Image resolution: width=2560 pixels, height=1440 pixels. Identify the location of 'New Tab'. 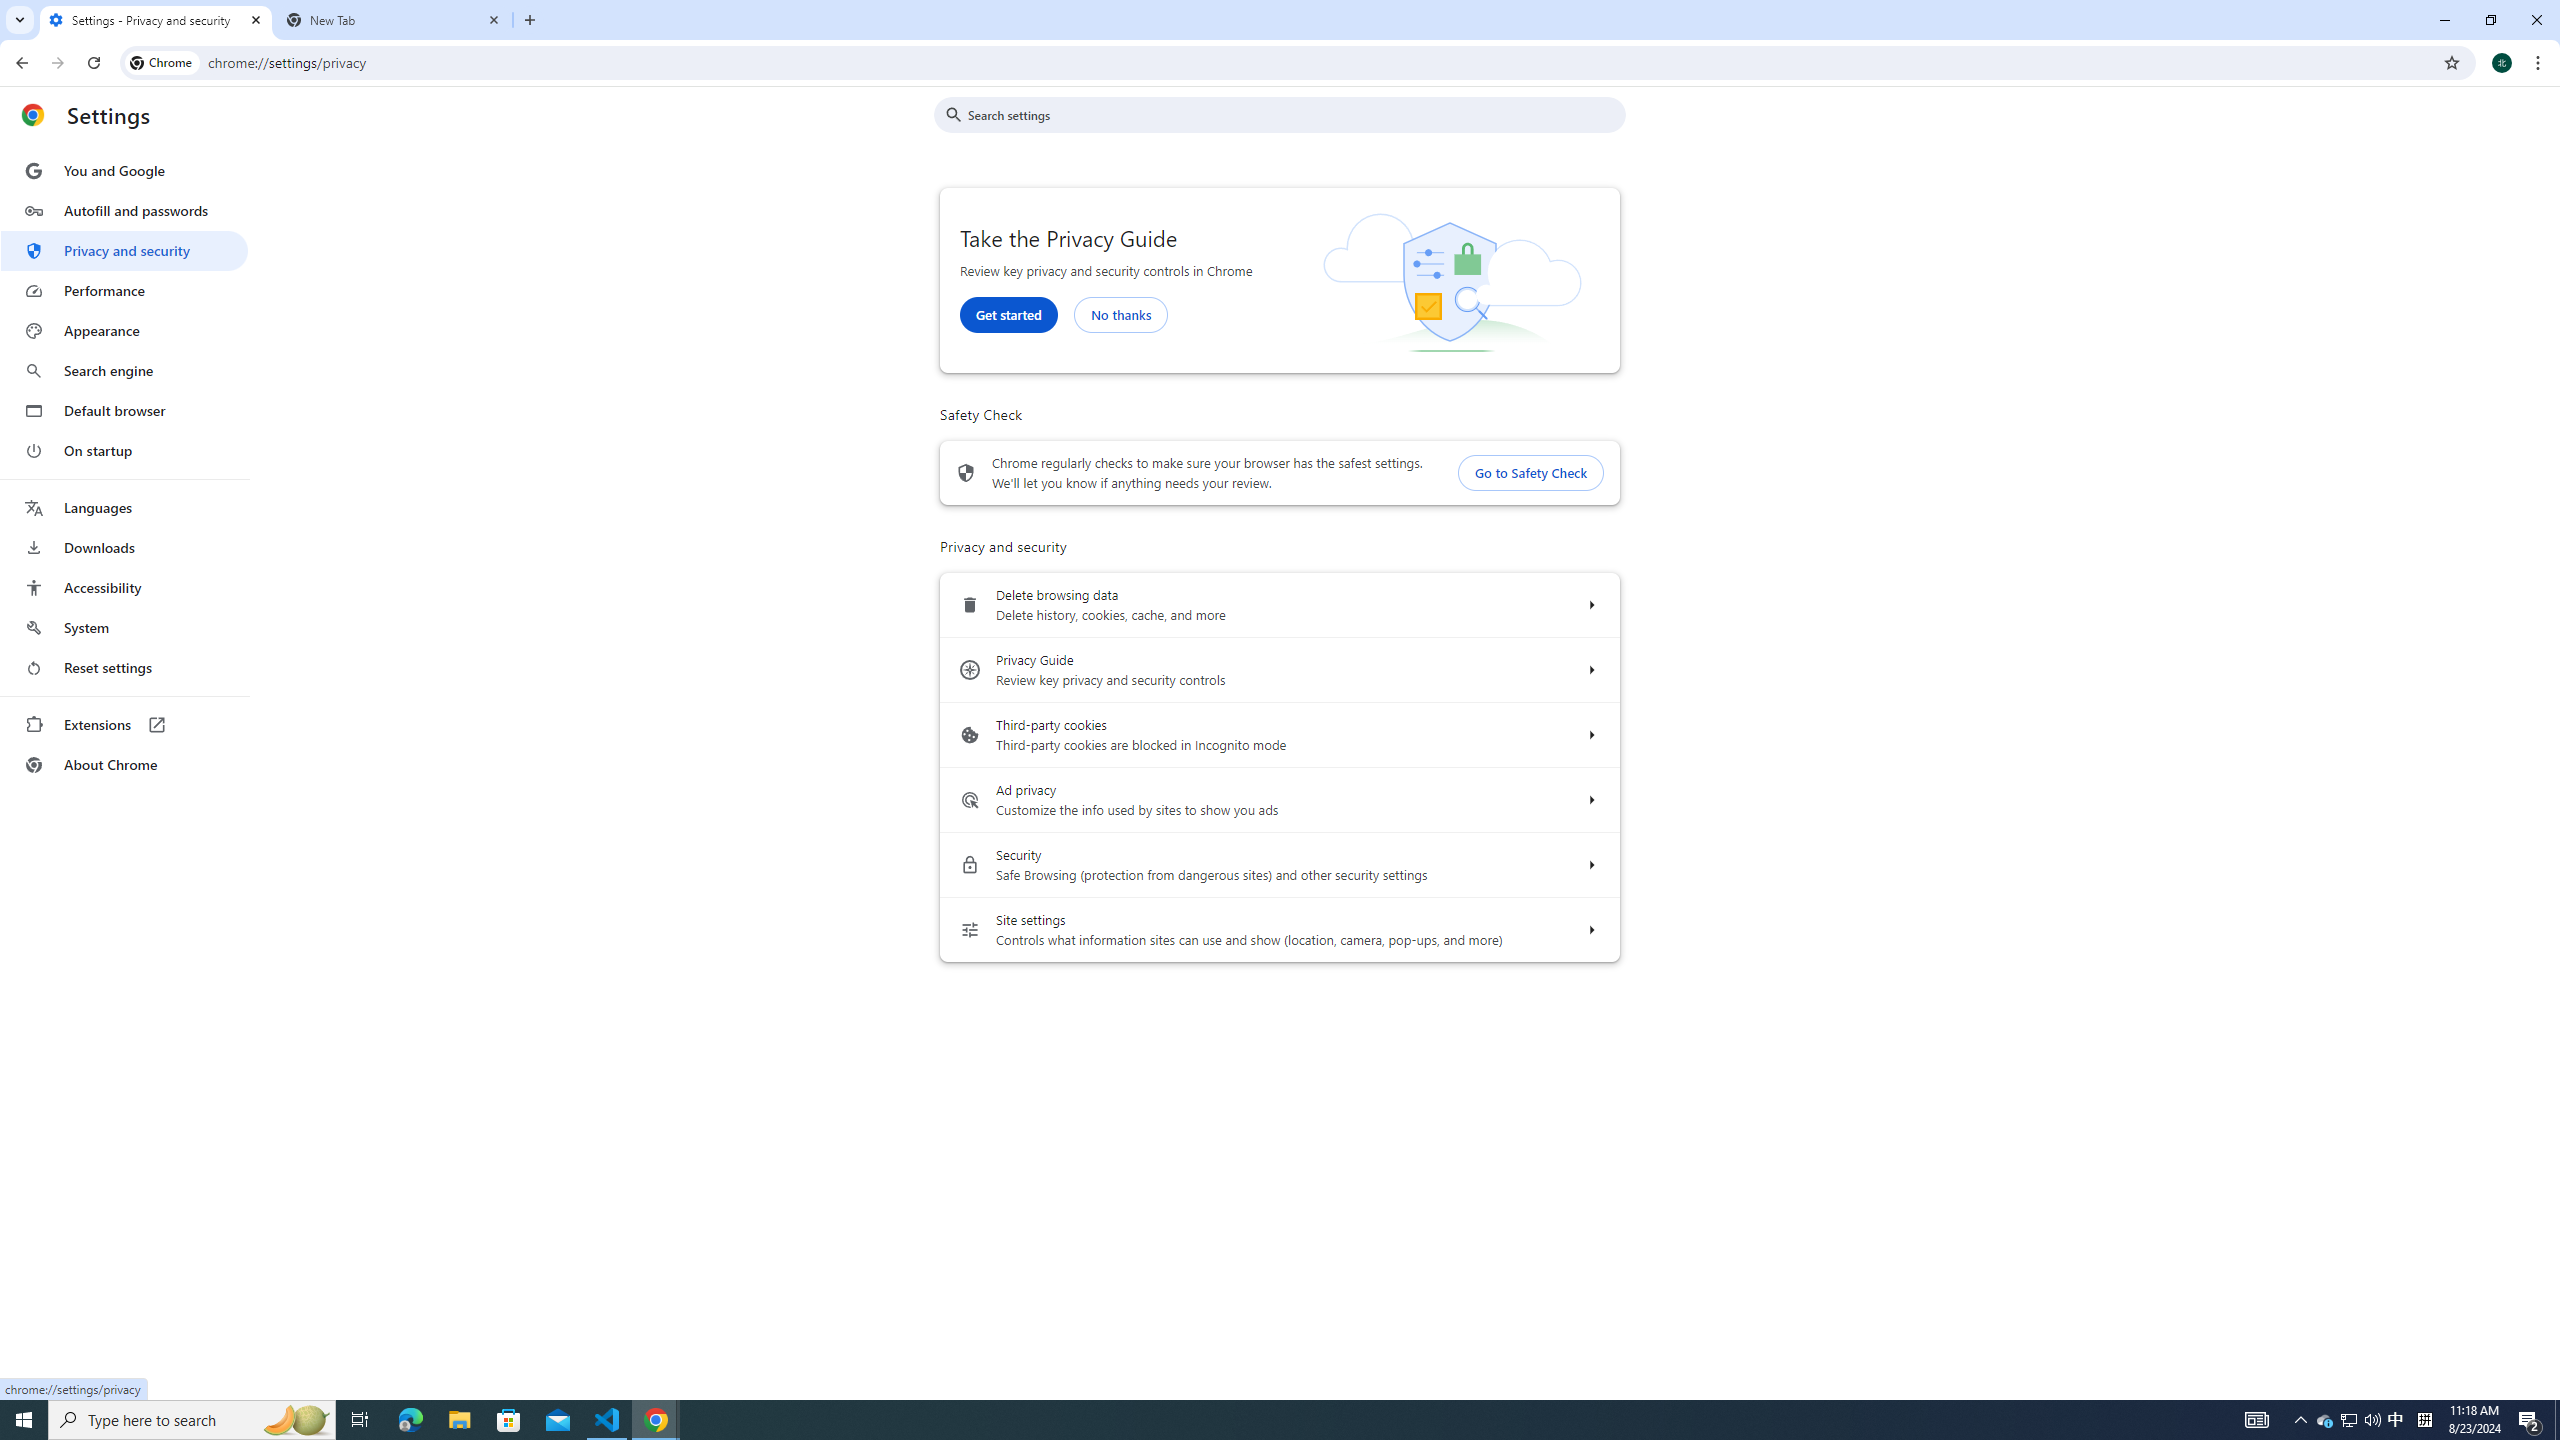
(394, 19).